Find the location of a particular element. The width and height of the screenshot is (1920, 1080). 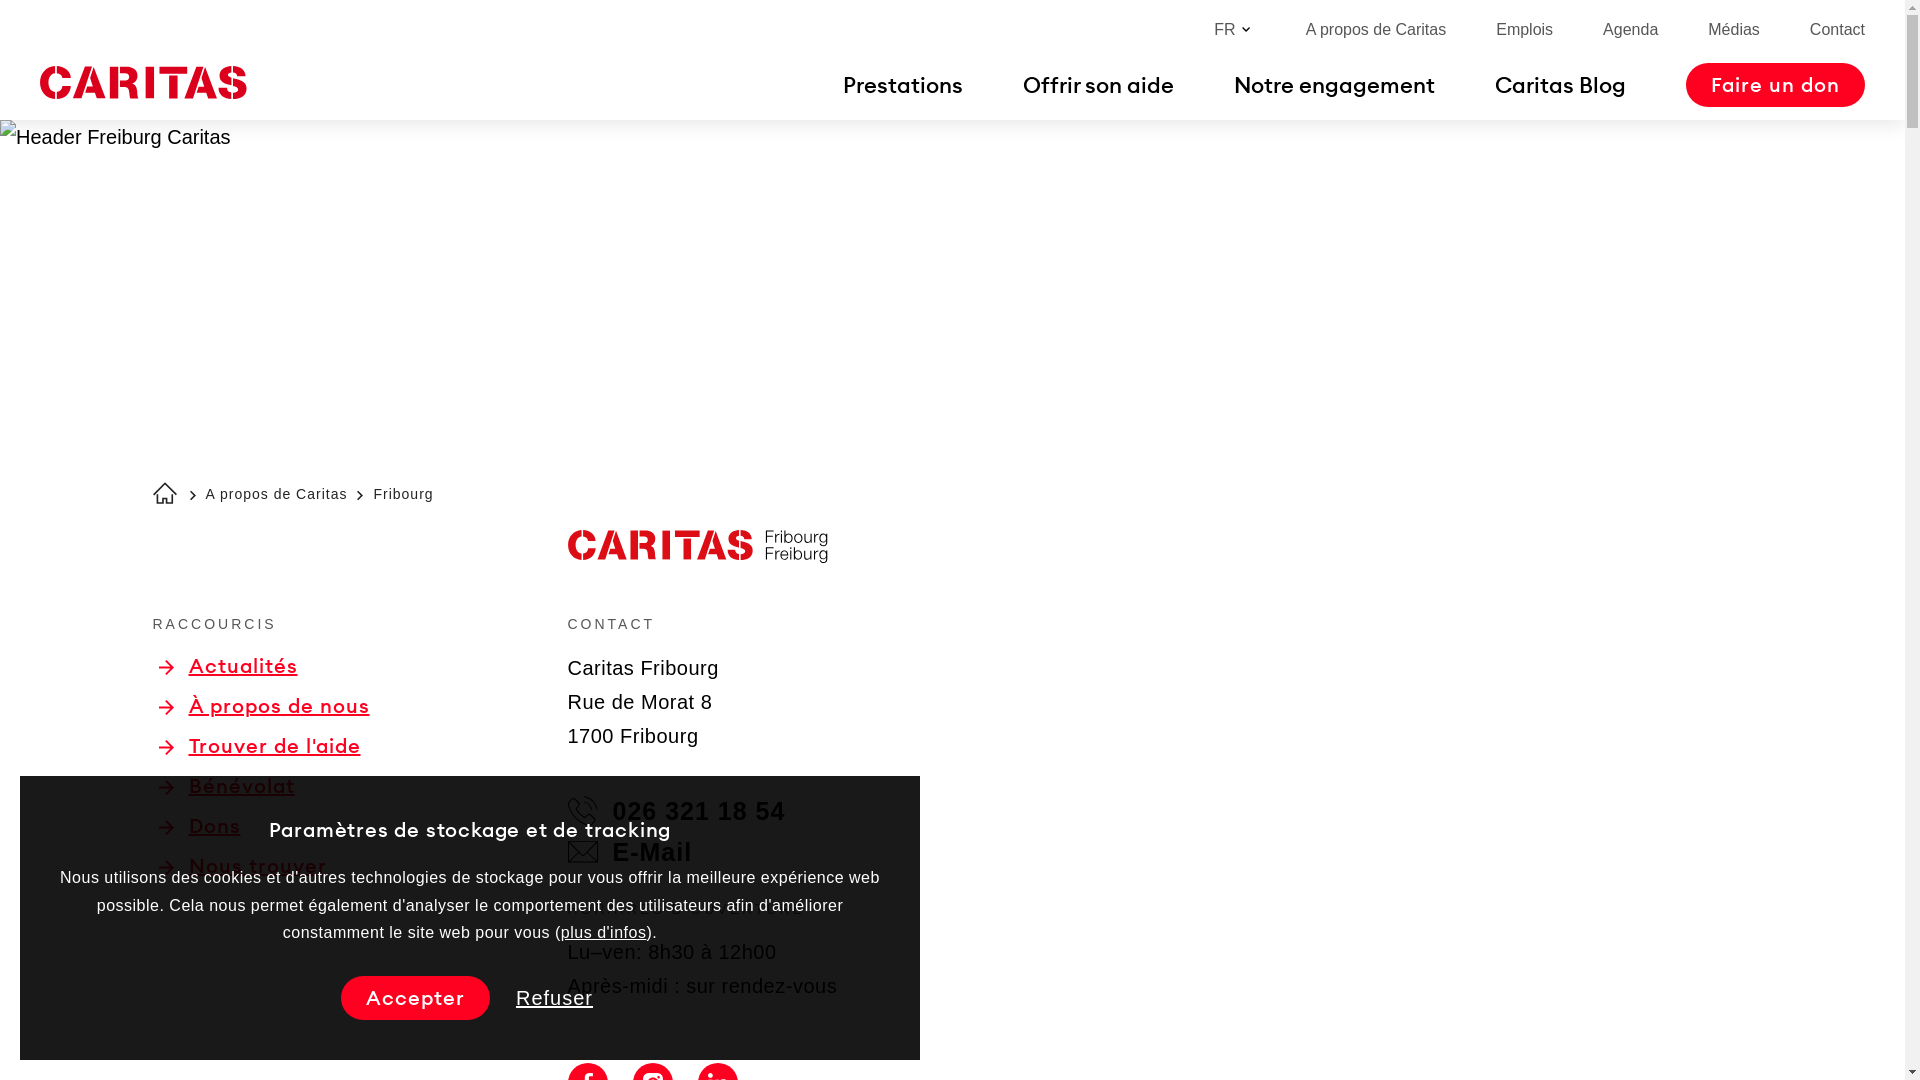

'E-Mail is located at coordinates (629, 852).